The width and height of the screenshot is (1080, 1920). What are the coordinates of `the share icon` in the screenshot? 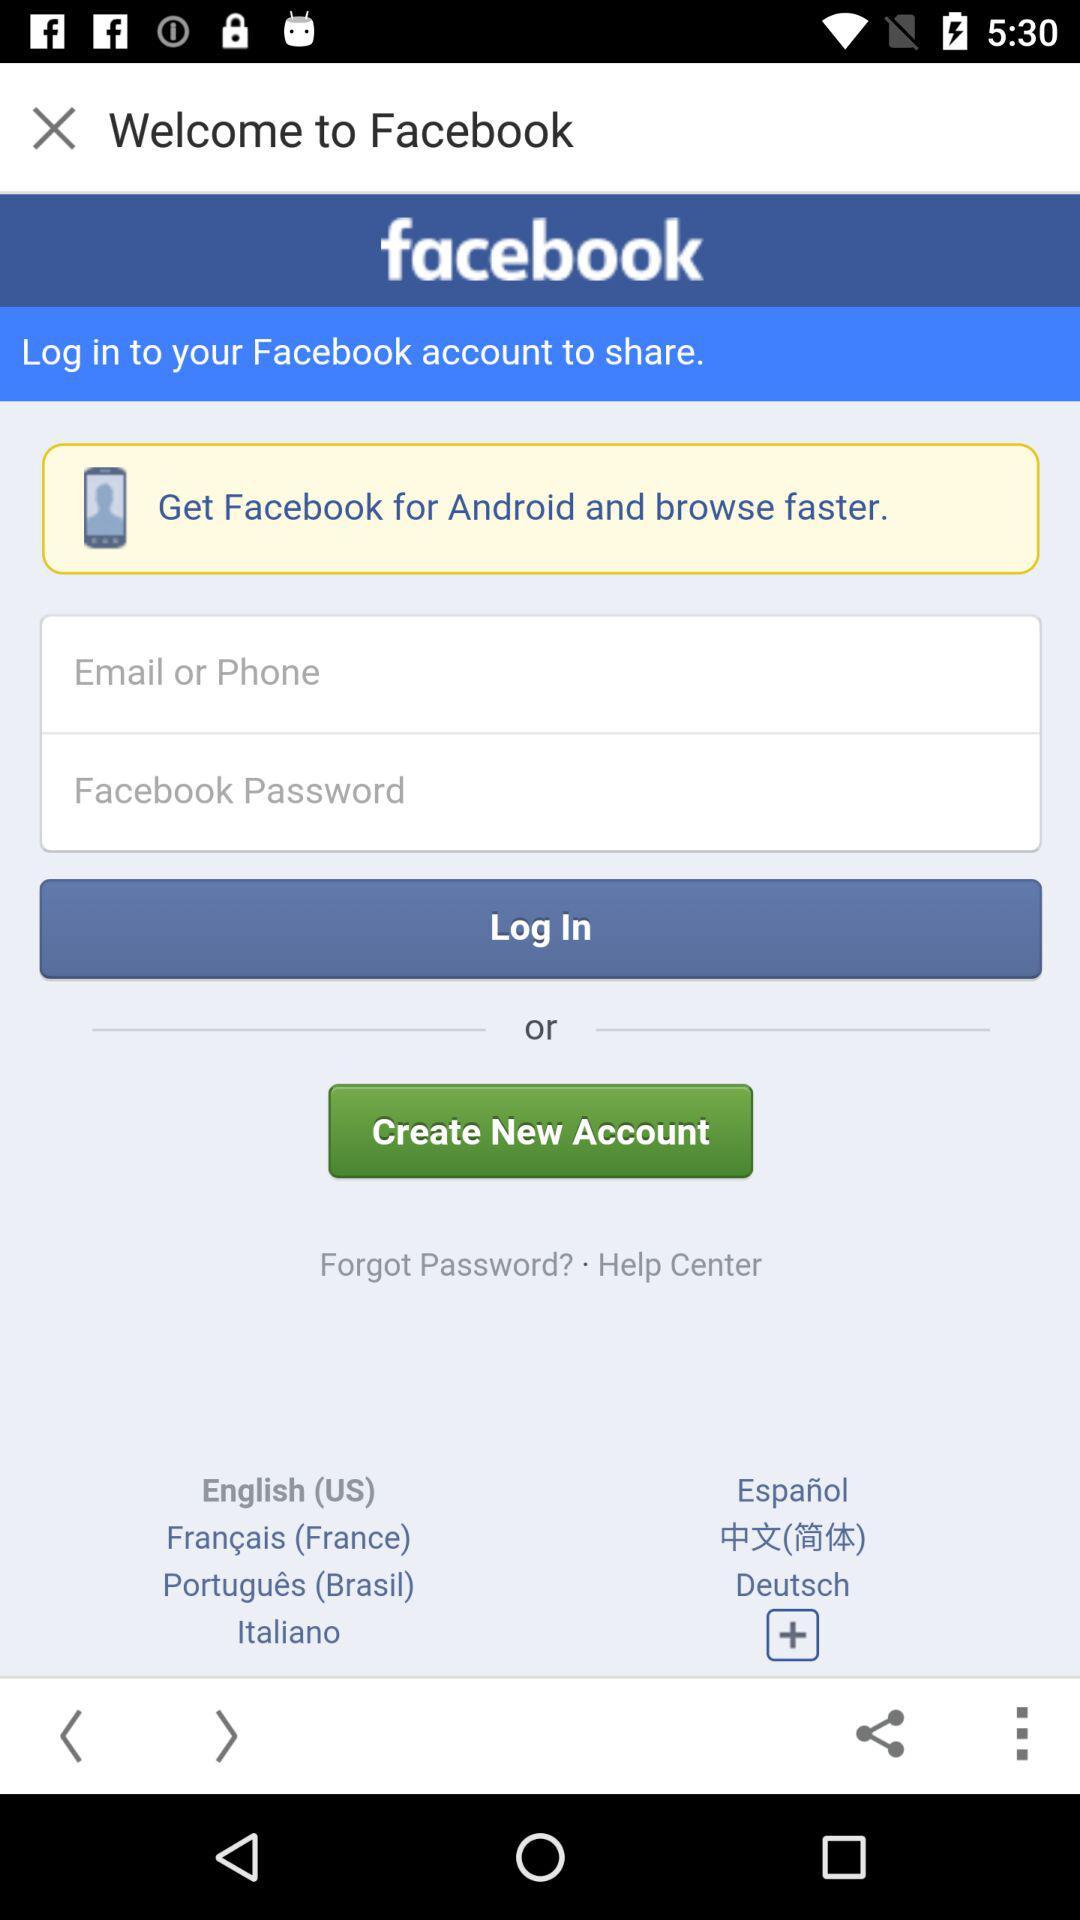 It's located at (880, 1733).